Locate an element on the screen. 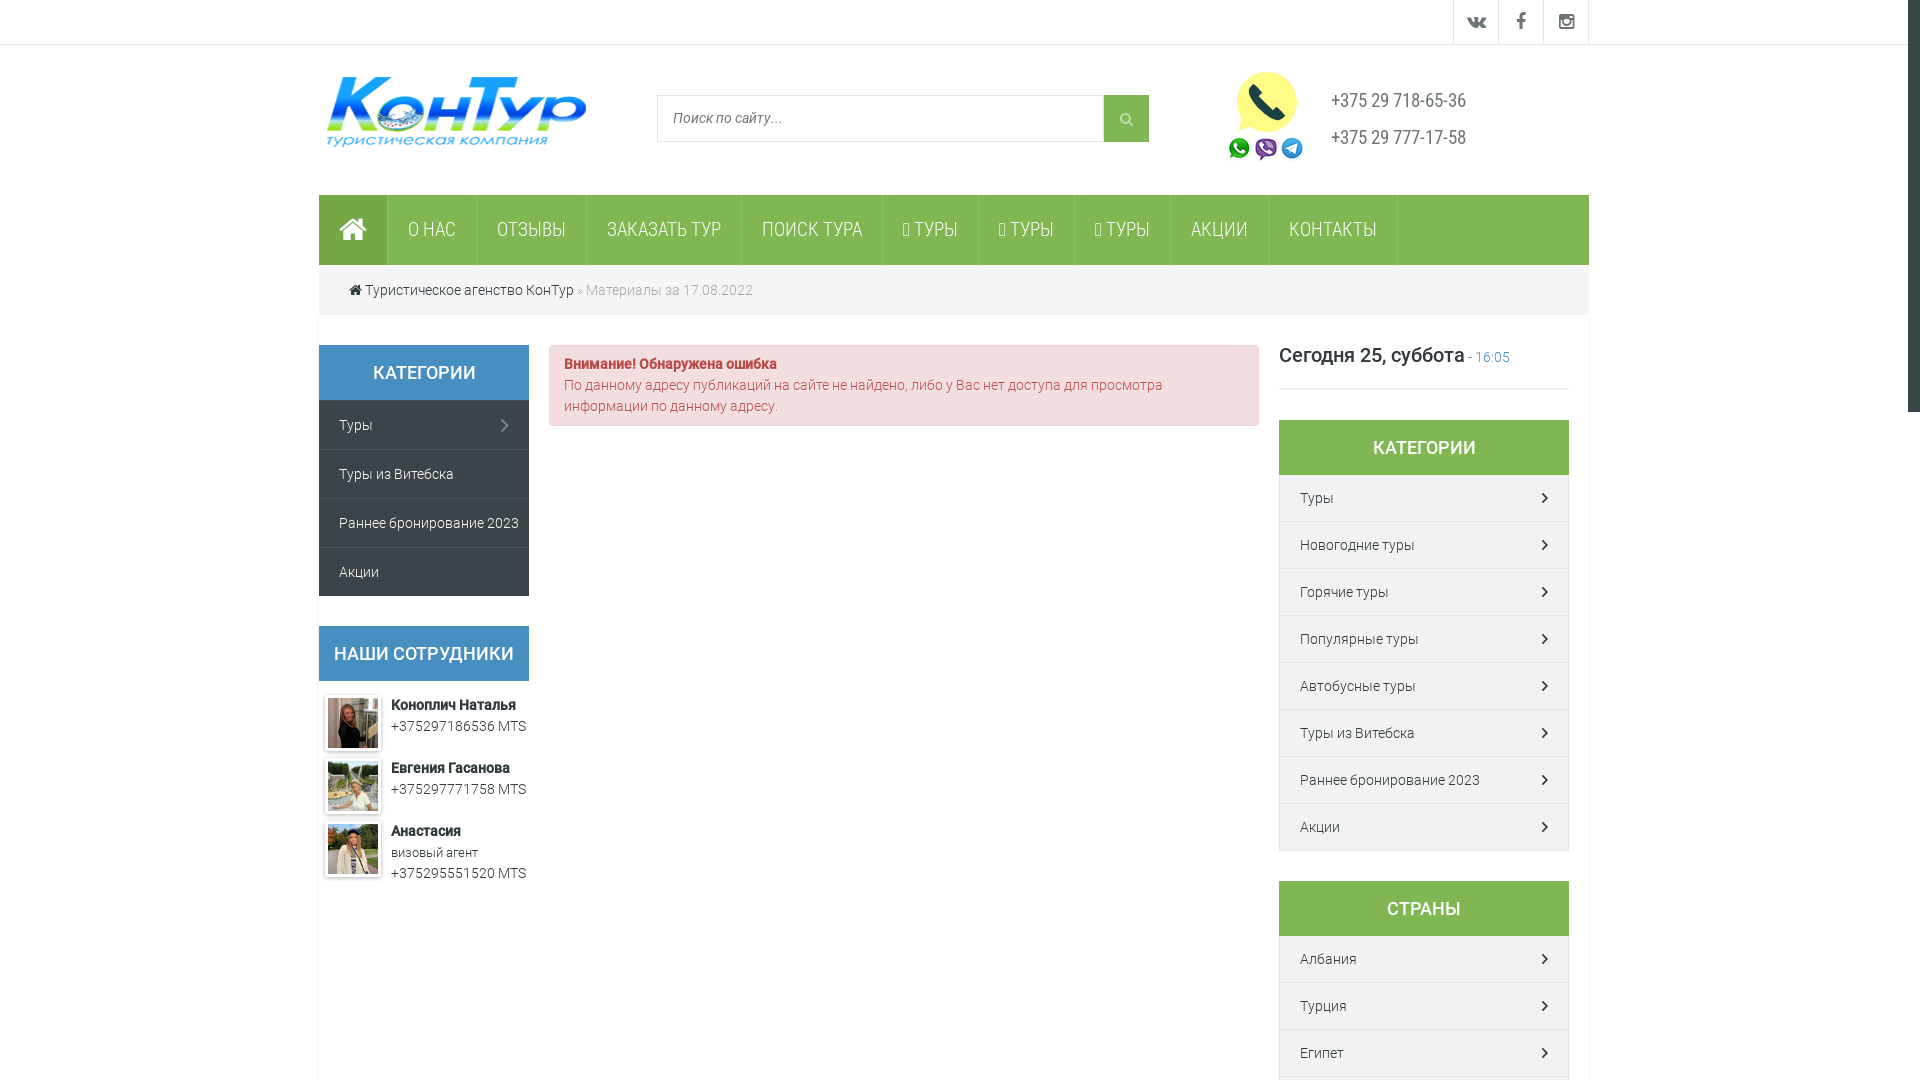  '+375 29 777-17-58' is located at coordinates (1330, 136).